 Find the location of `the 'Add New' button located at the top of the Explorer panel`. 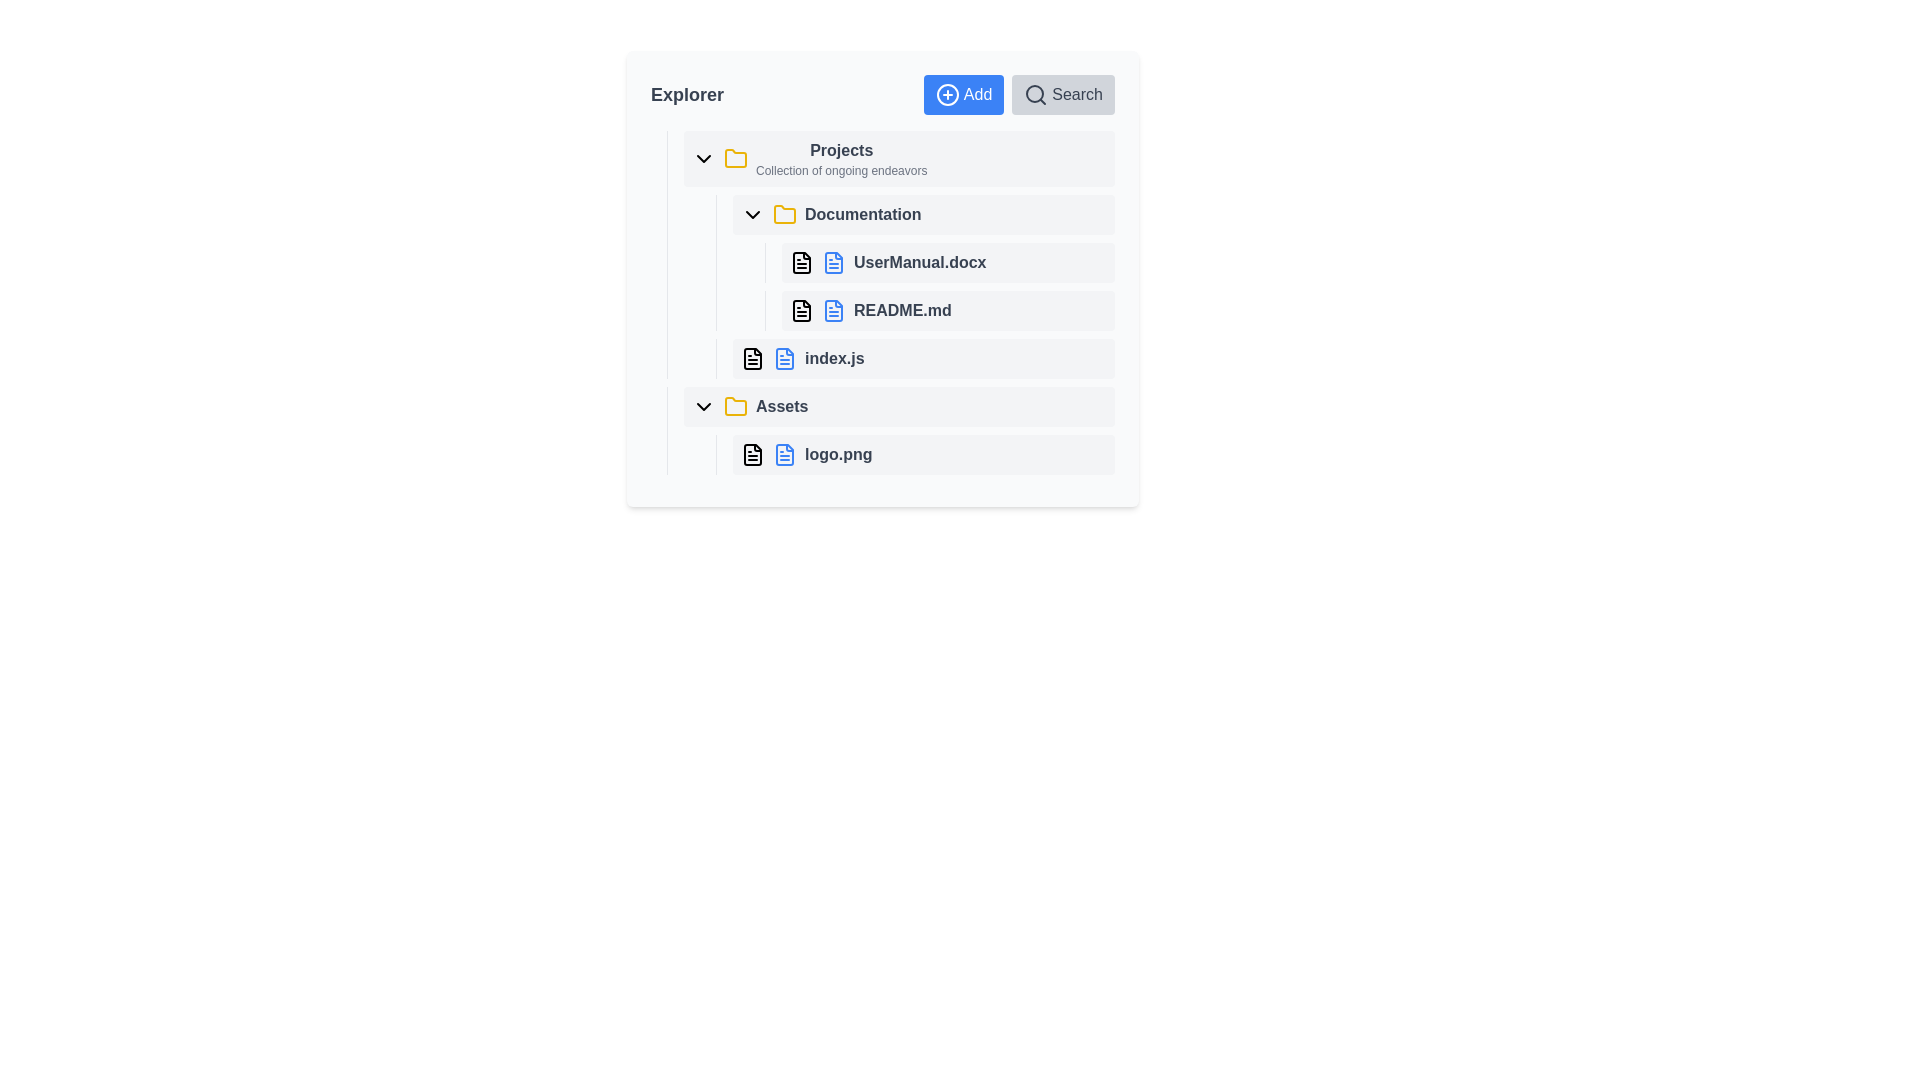

the 'Add New' button located at the top of the Explorer panel is located at coordinates (964, 95).